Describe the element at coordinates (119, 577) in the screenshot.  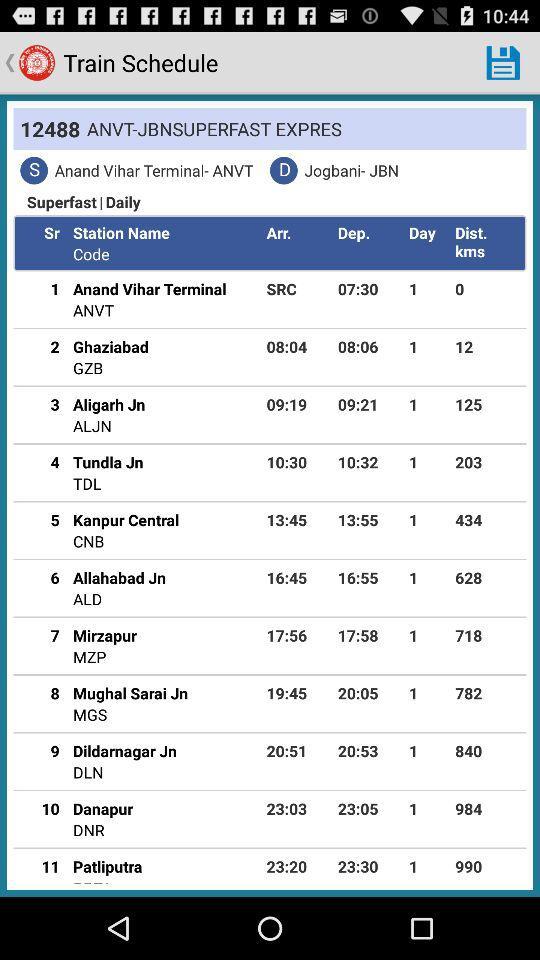
I see `the icon to the left of 16:45 app` at that location.